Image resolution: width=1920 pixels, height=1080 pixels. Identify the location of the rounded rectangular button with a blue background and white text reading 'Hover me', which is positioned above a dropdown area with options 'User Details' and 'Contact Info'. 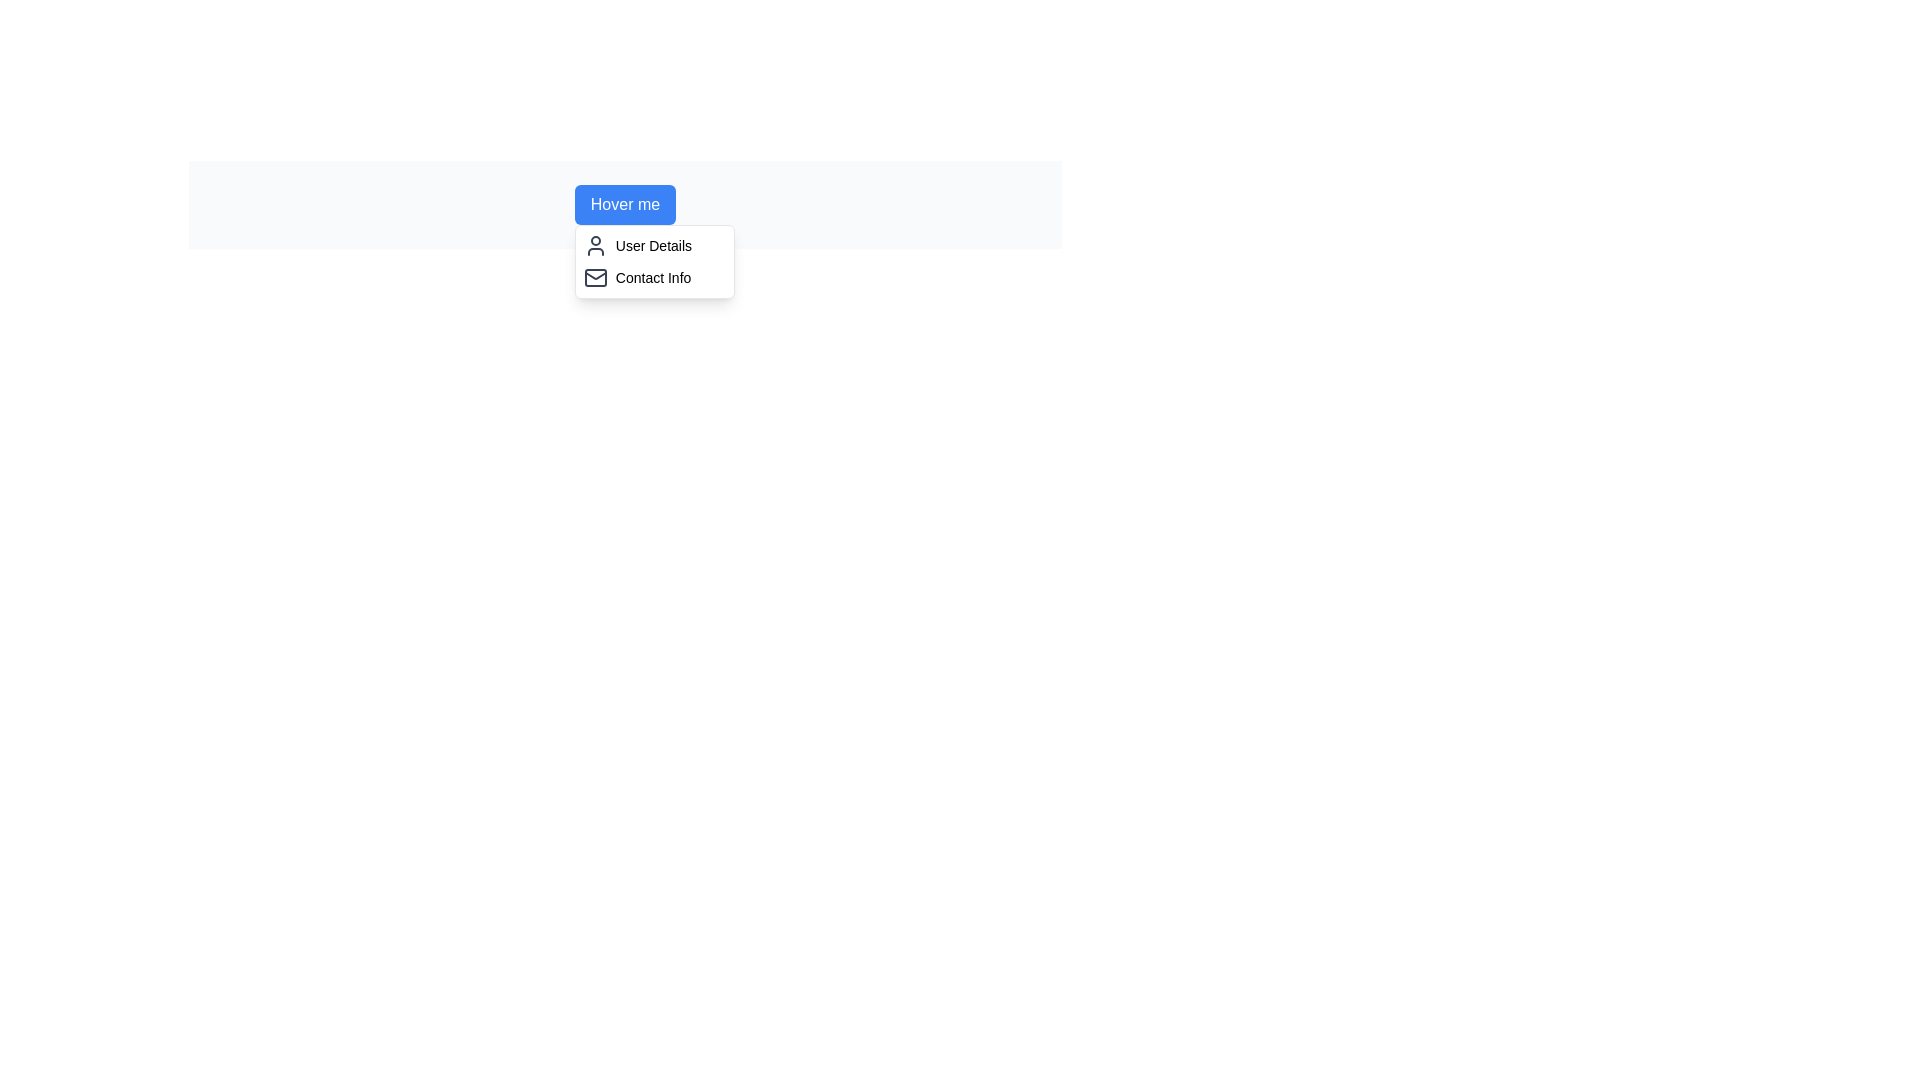
(624, 204).